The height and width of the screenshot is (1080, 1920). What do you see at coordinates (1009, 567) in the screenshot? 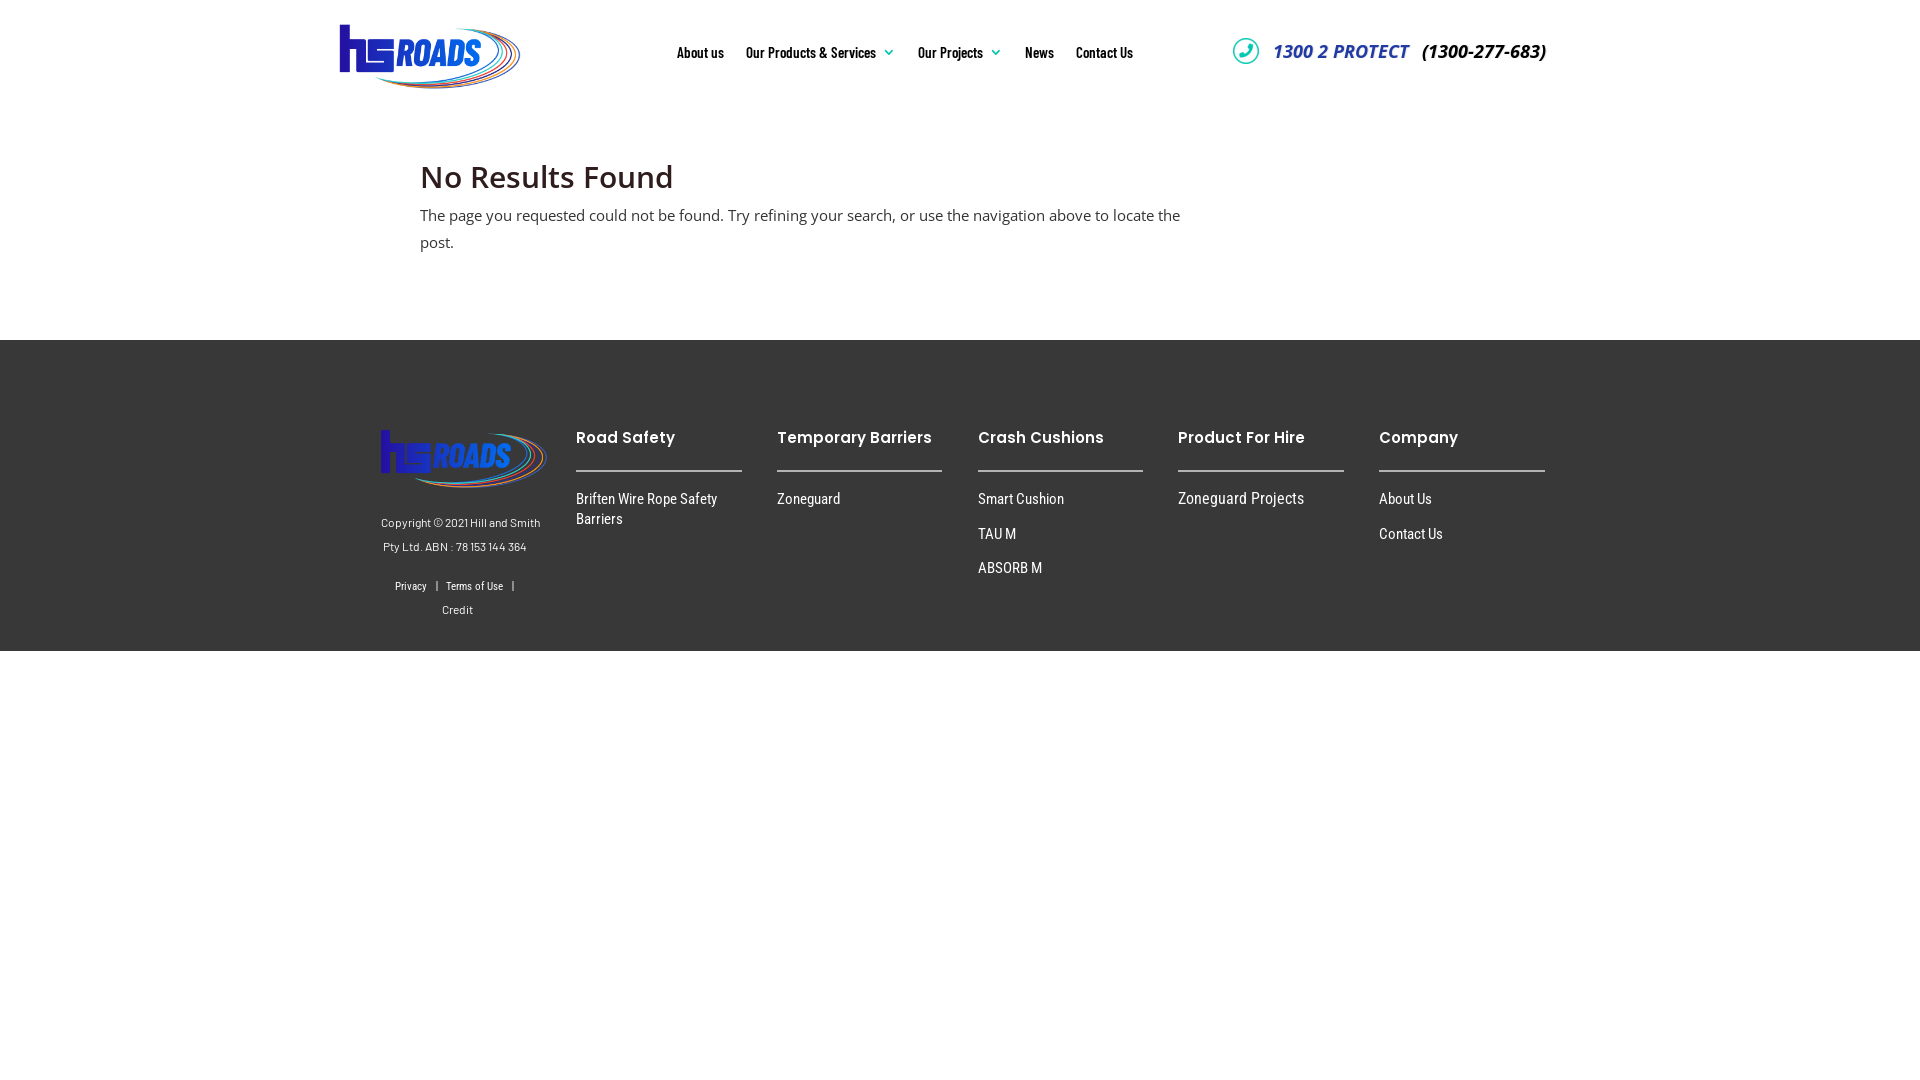
I see `'ABSORB M'` at bounding box center [1009, 567].